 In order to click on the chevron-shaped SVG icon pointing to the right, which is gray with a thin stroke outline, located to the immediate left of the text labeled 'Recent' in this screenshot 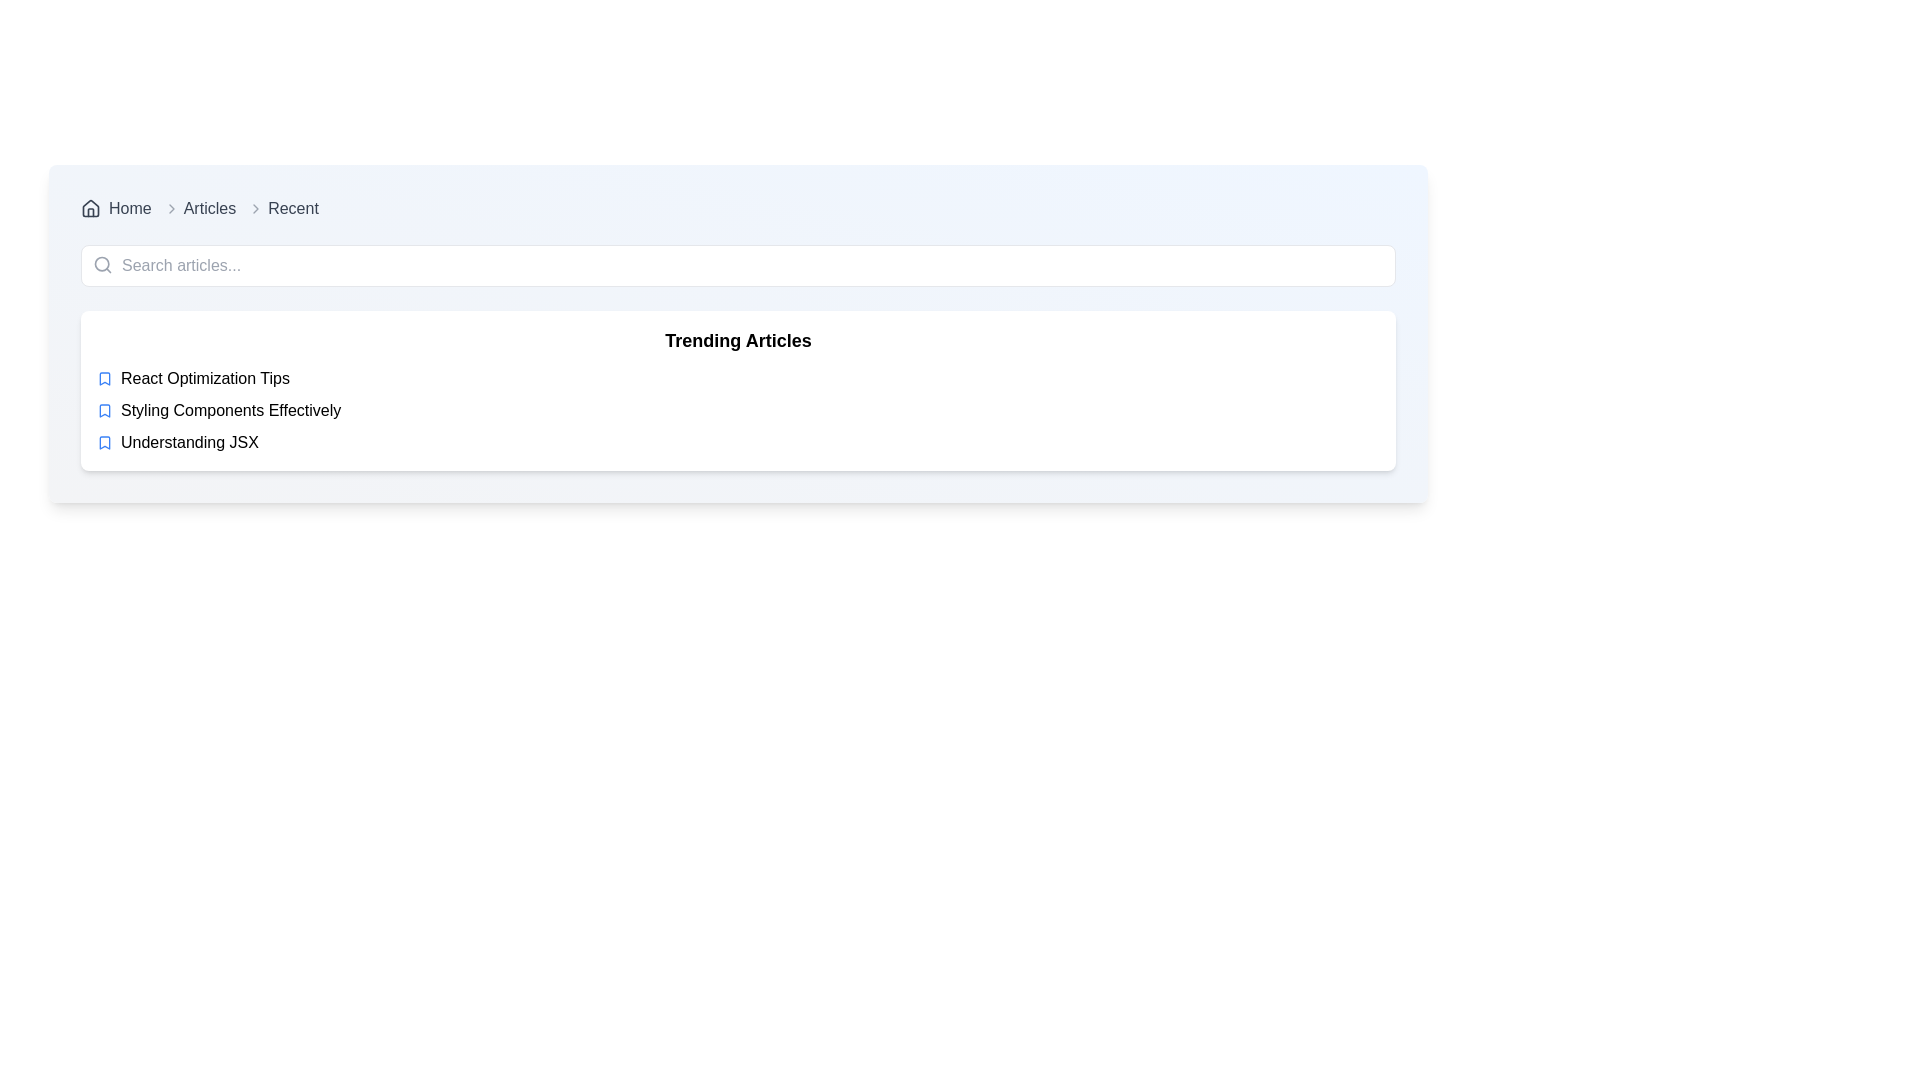, I will do `click(255, 208)`.